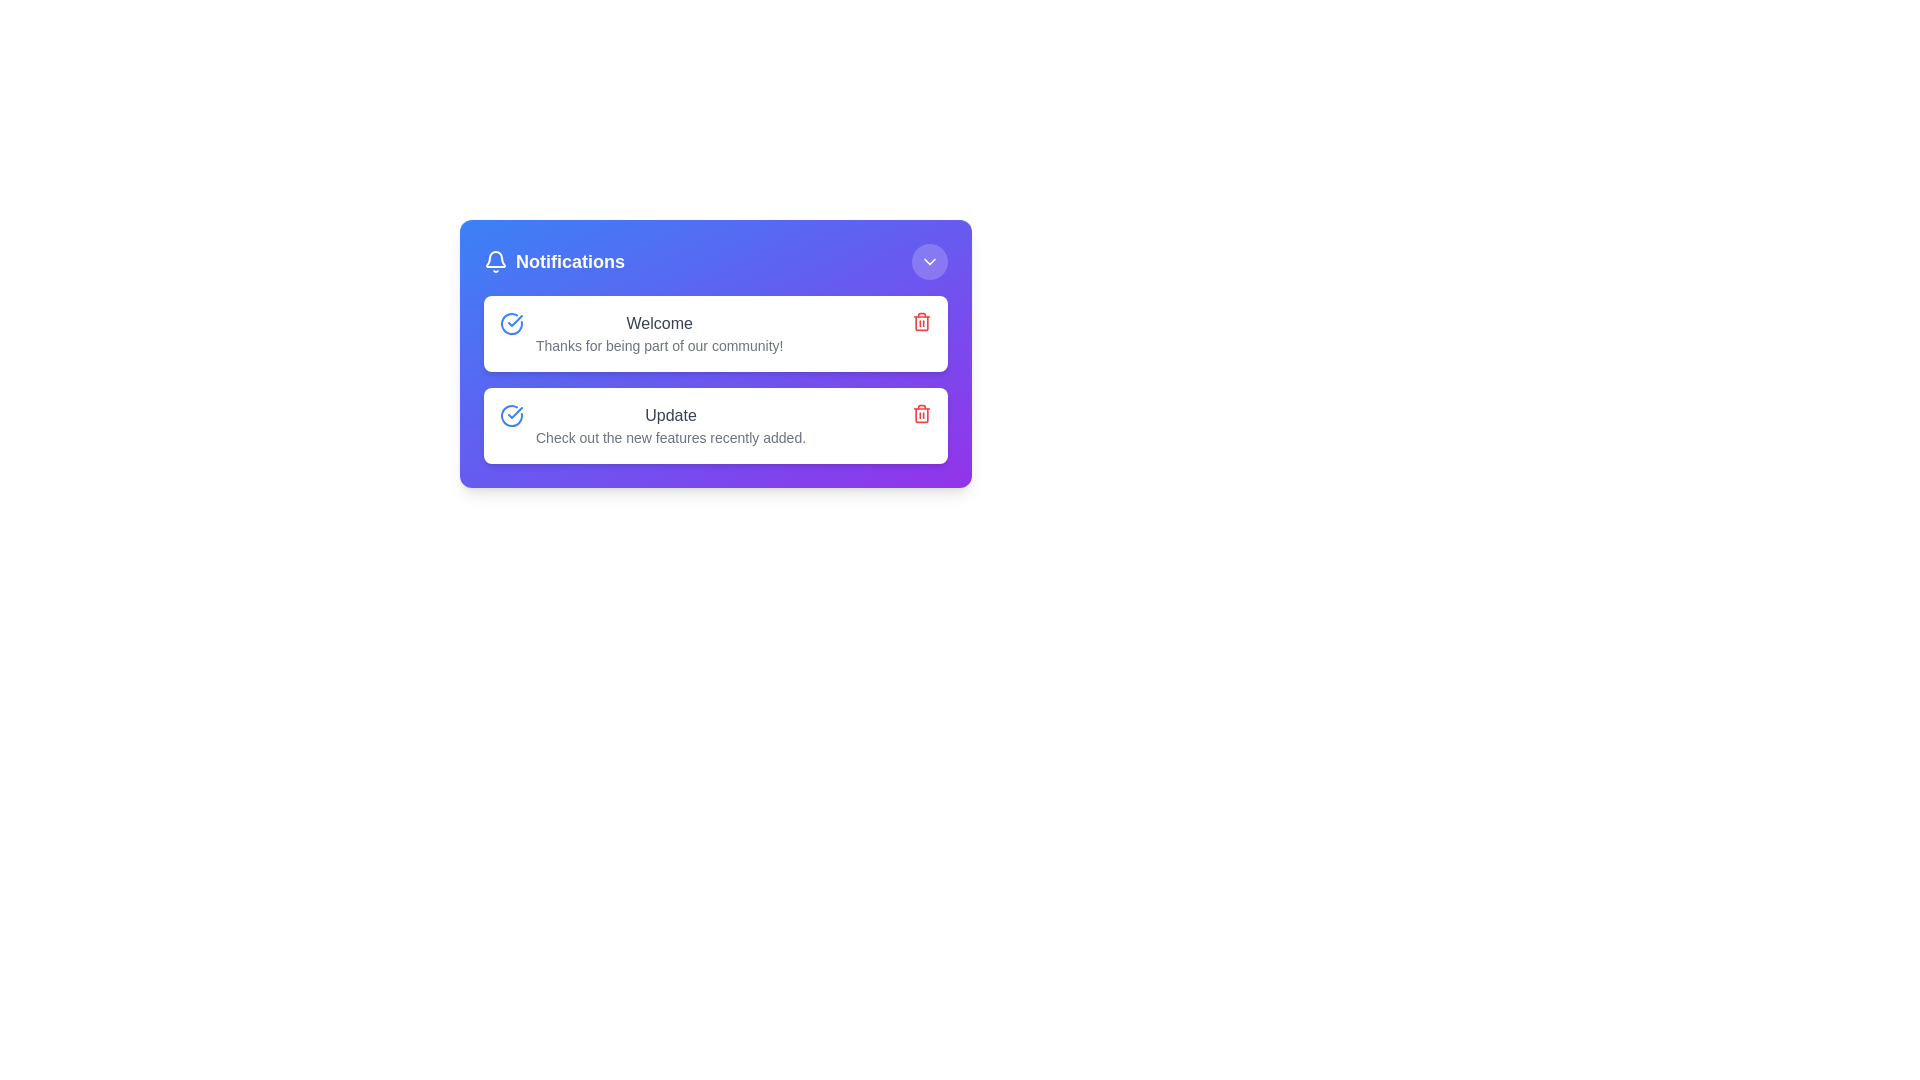  What do you see at coordinates (659, 323) in the screenshot?
I see `the static text element that serves as a header or title in the notification panel, located above the phrase 'Thanks for being part of our community!'` at bounding box center [659, 323].